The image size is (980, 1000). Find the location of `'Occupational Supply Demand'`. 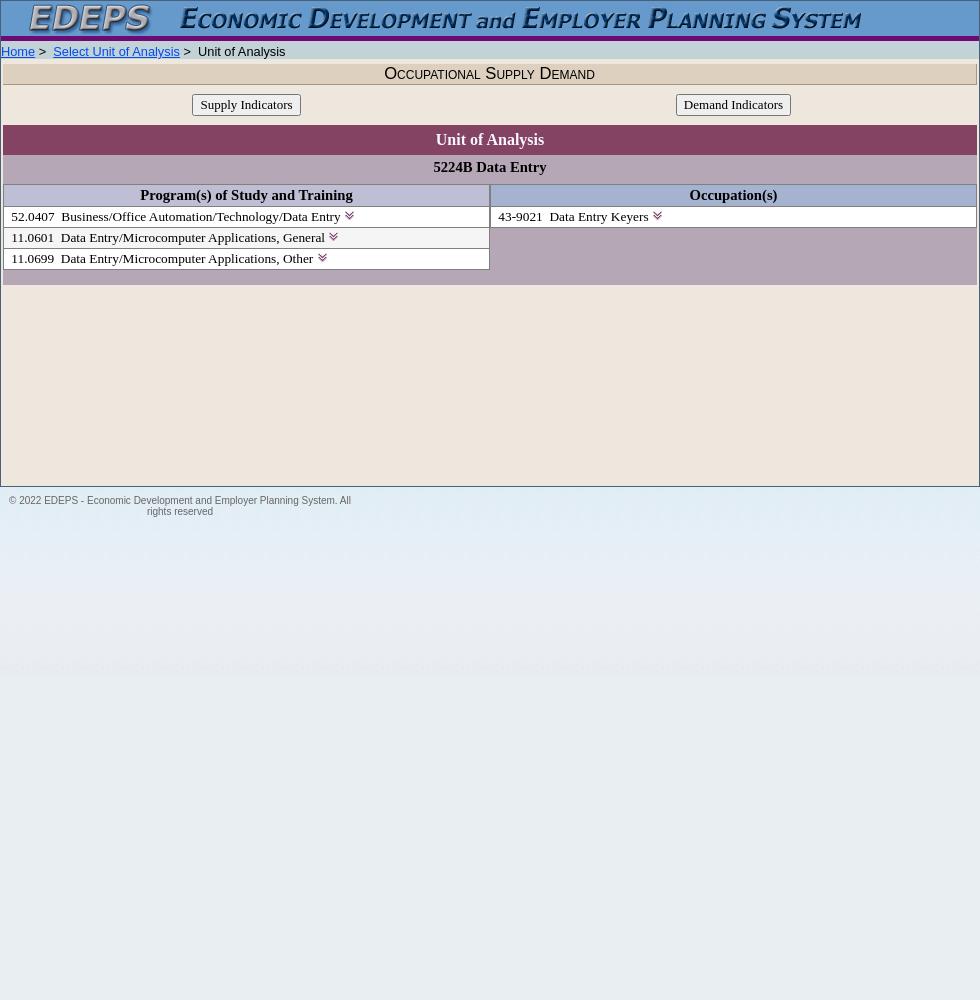

'Occupational Supply Demand' is located at coordinates (383, 72).